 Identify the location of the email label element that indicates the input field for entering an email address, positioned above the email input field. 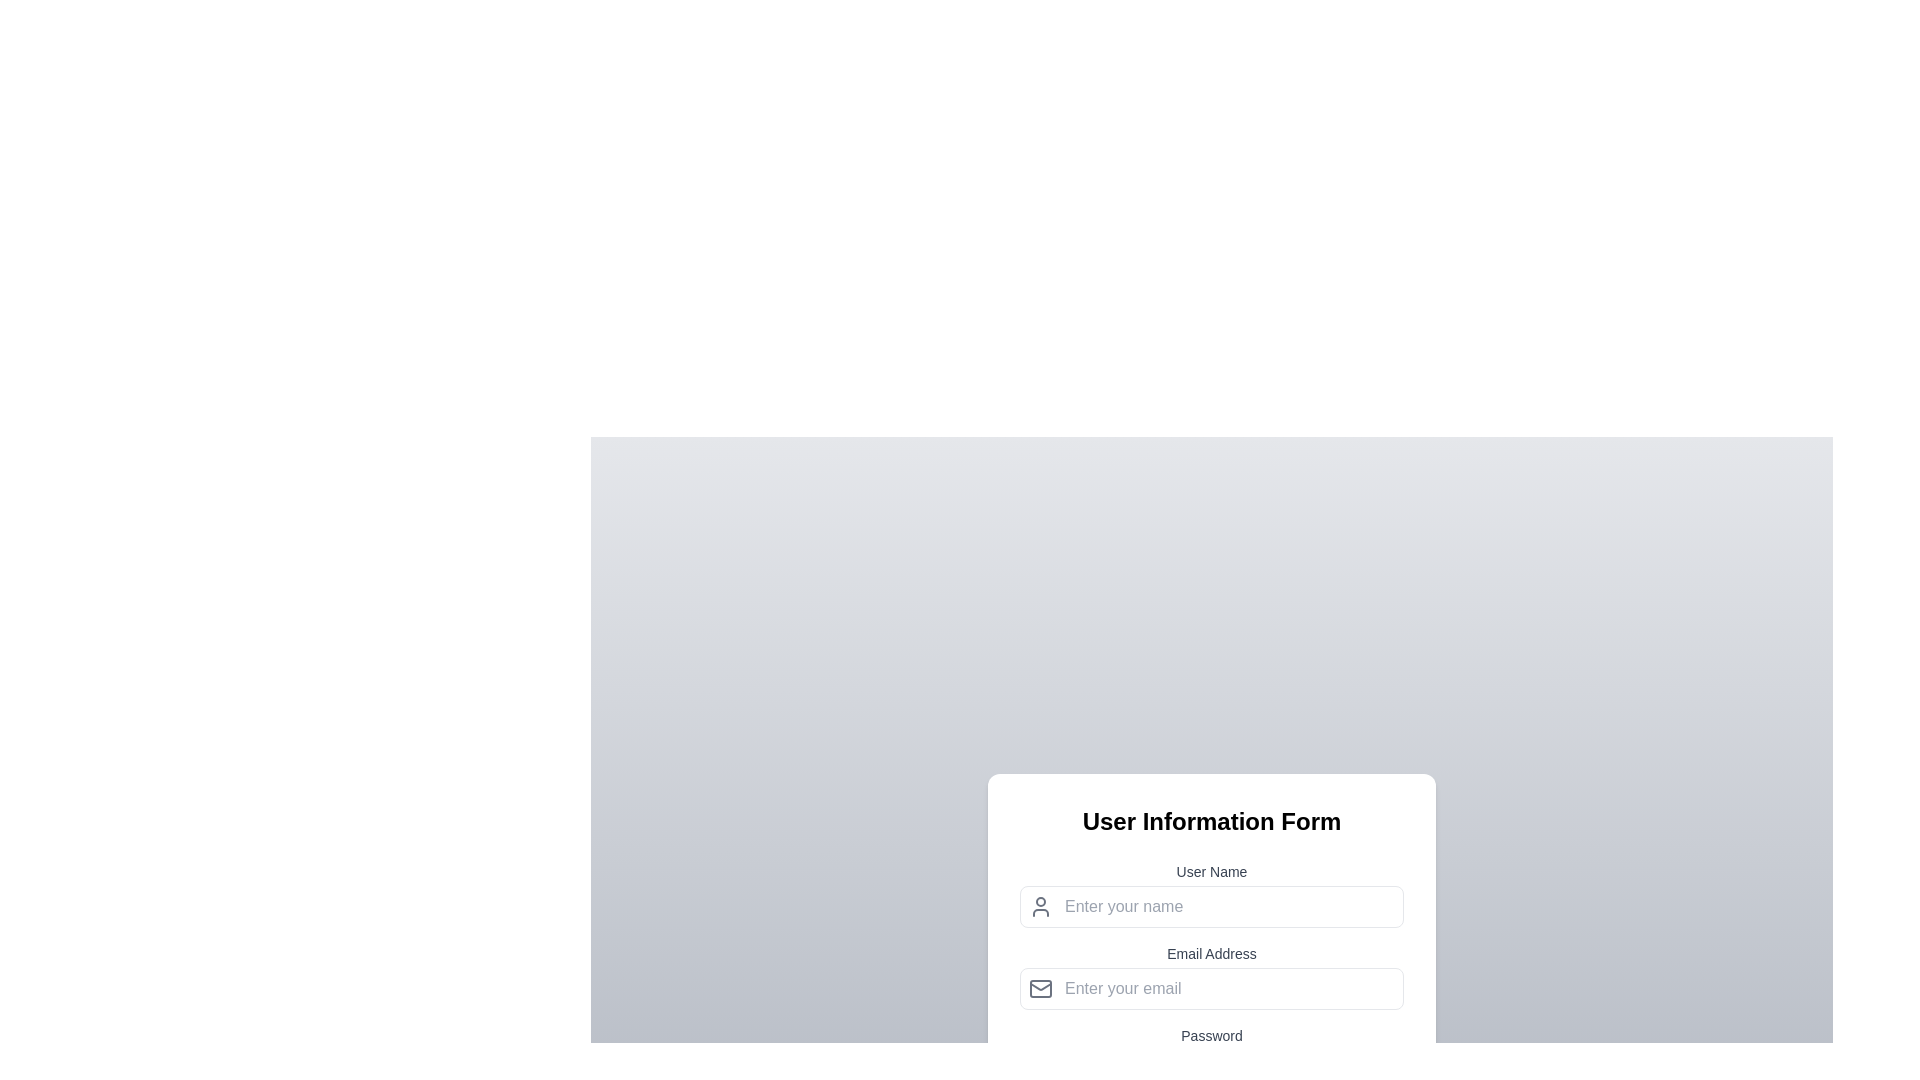
(1210, 952).